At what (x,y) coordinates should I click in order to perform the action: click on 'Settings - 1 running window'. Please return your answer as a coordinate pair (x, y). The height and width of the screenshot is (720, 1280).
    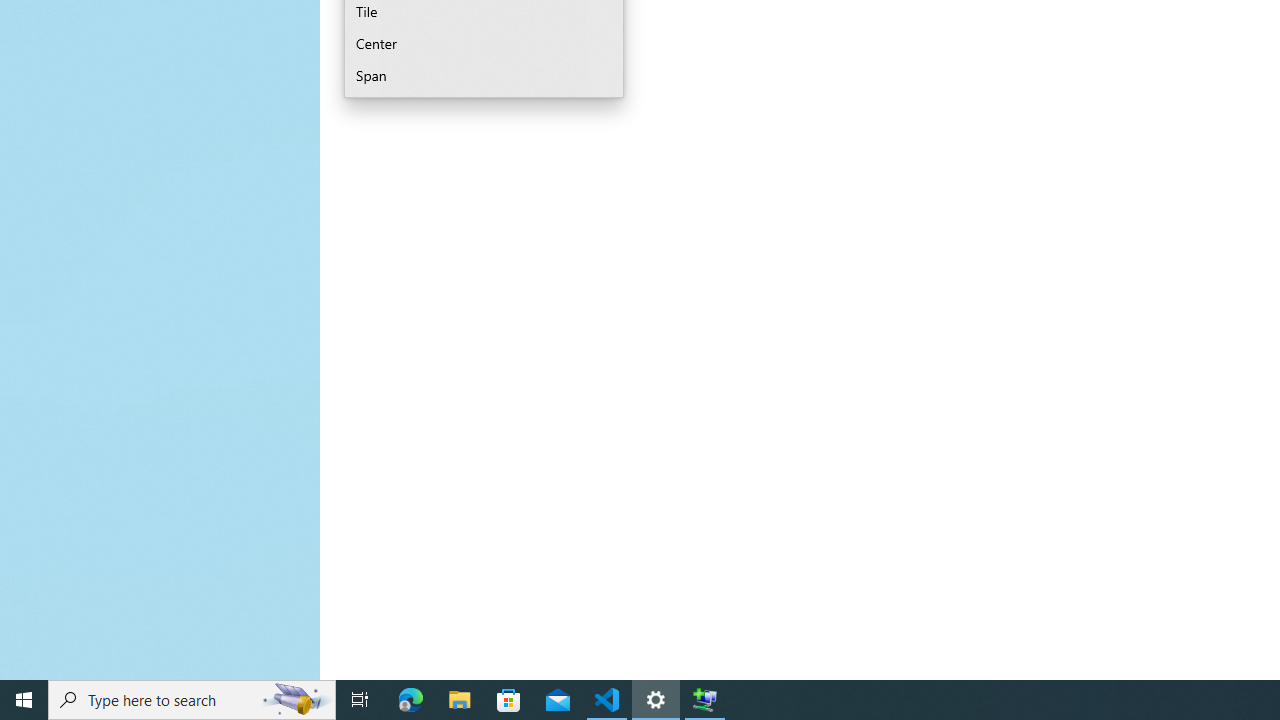
    Looking at the image, I should click on (656, 698).